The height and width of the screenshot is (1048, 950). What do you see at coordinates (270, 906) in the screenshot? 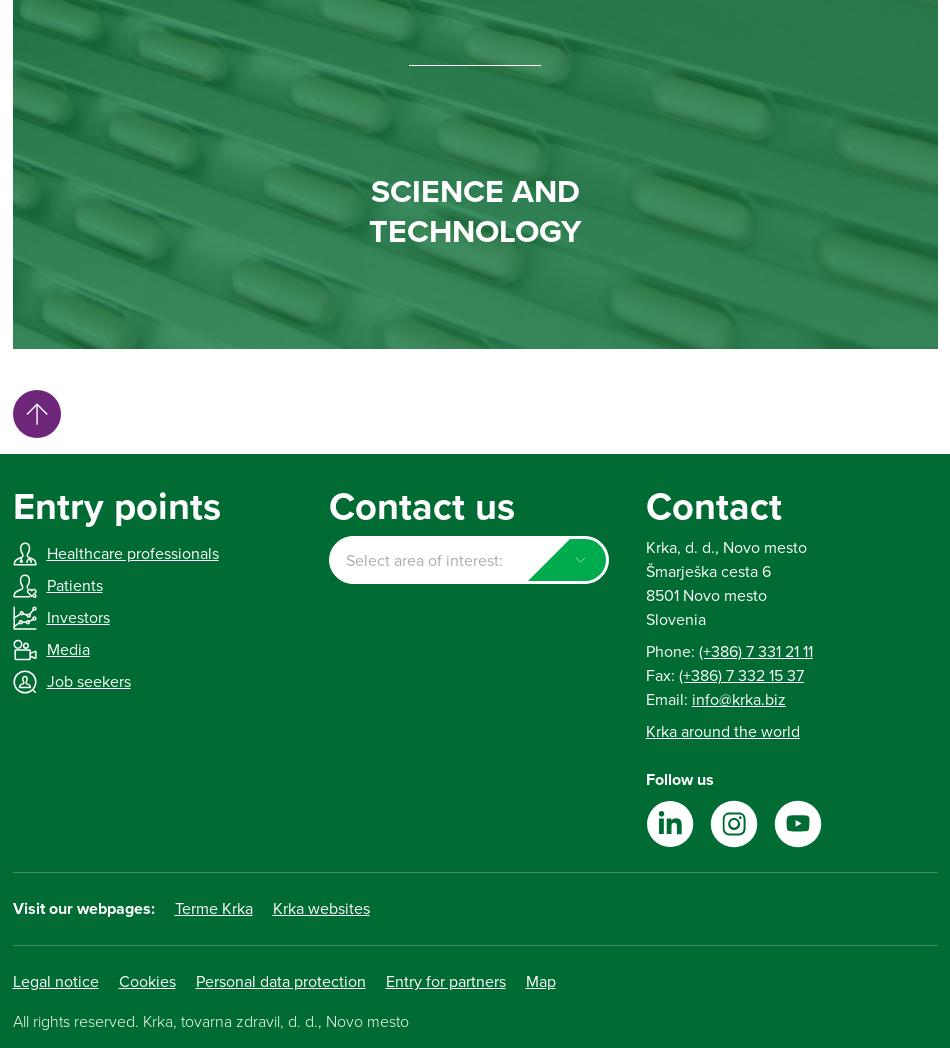
I see `'Krka websites'` at bounding box center [270, 906].